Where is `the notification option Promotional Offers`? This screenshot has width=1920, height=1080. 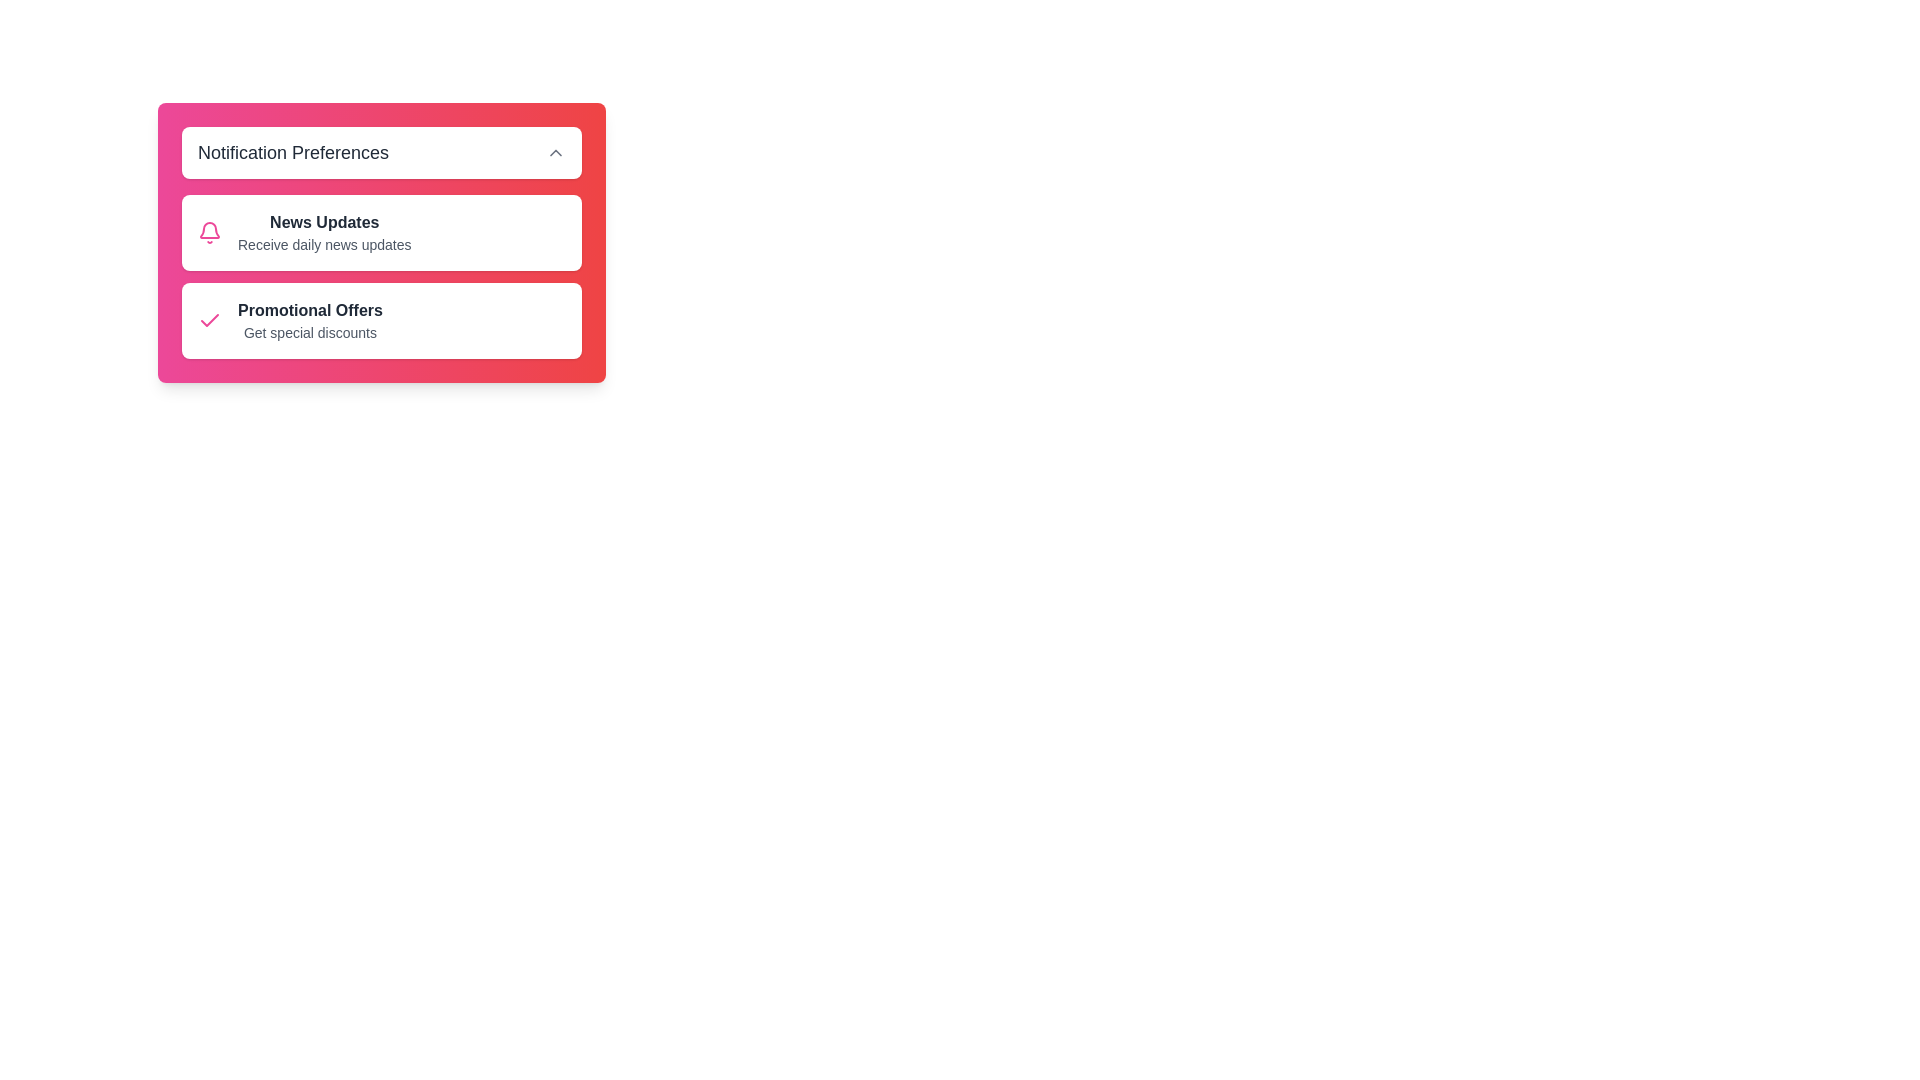
the notification option Promotional Offers is located at coordinates (382, 319).